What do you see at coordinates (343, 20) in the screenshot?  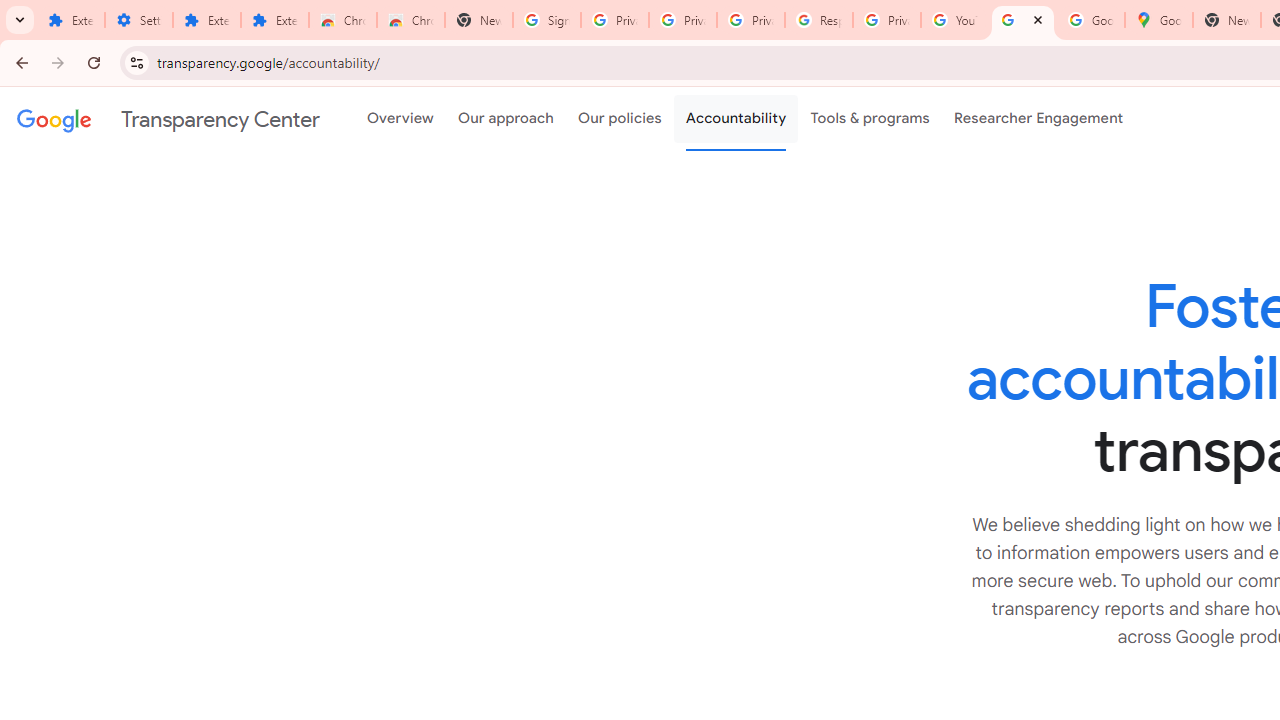 I see `'Chrome Web Store'` at bounding box center [343, 20].